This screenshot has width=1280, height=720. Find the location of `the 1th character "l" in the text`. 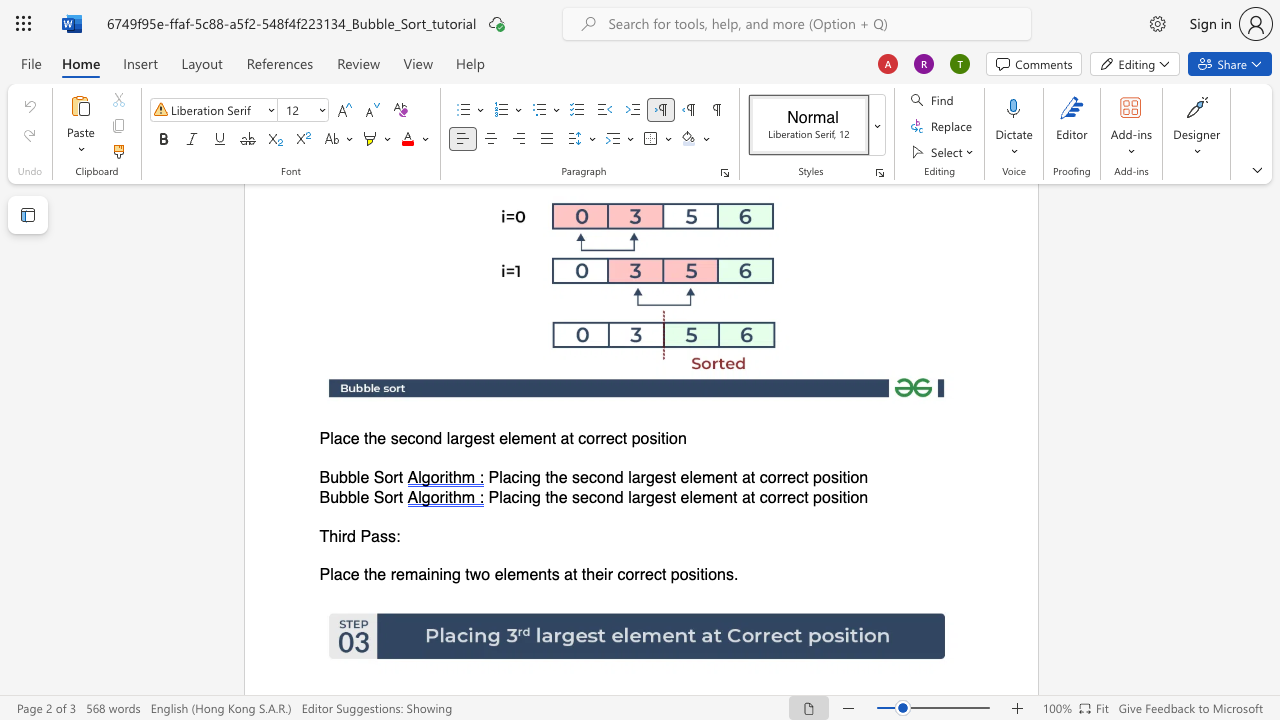

the 1th character "l" in the text is located at coordinates (358, 478).